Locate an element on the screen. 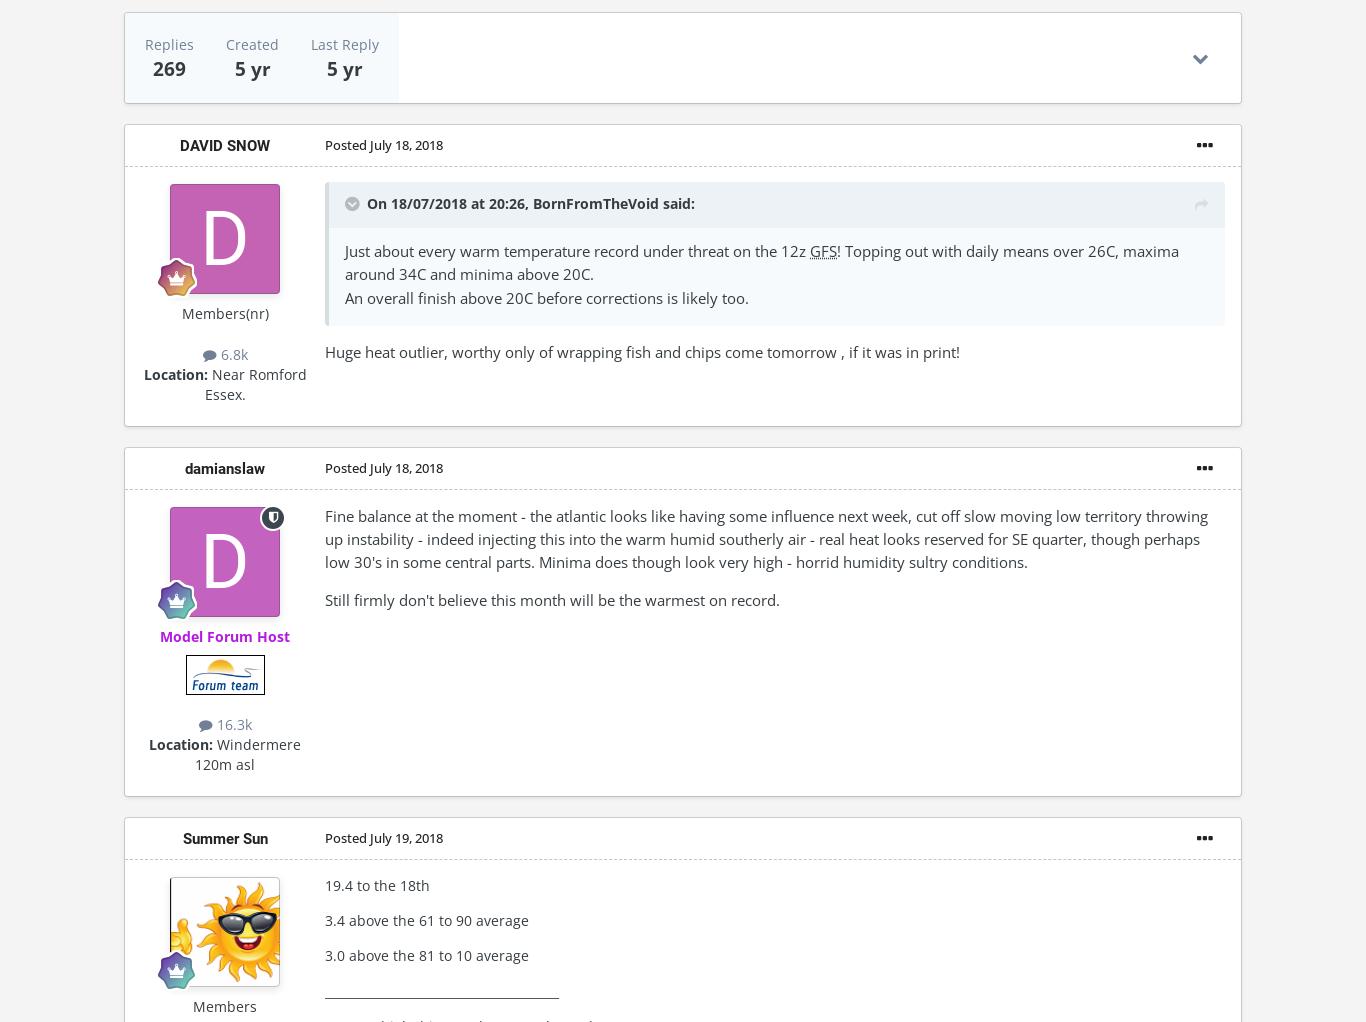  'July 19, 2018' is located at coordinates (405, 836).